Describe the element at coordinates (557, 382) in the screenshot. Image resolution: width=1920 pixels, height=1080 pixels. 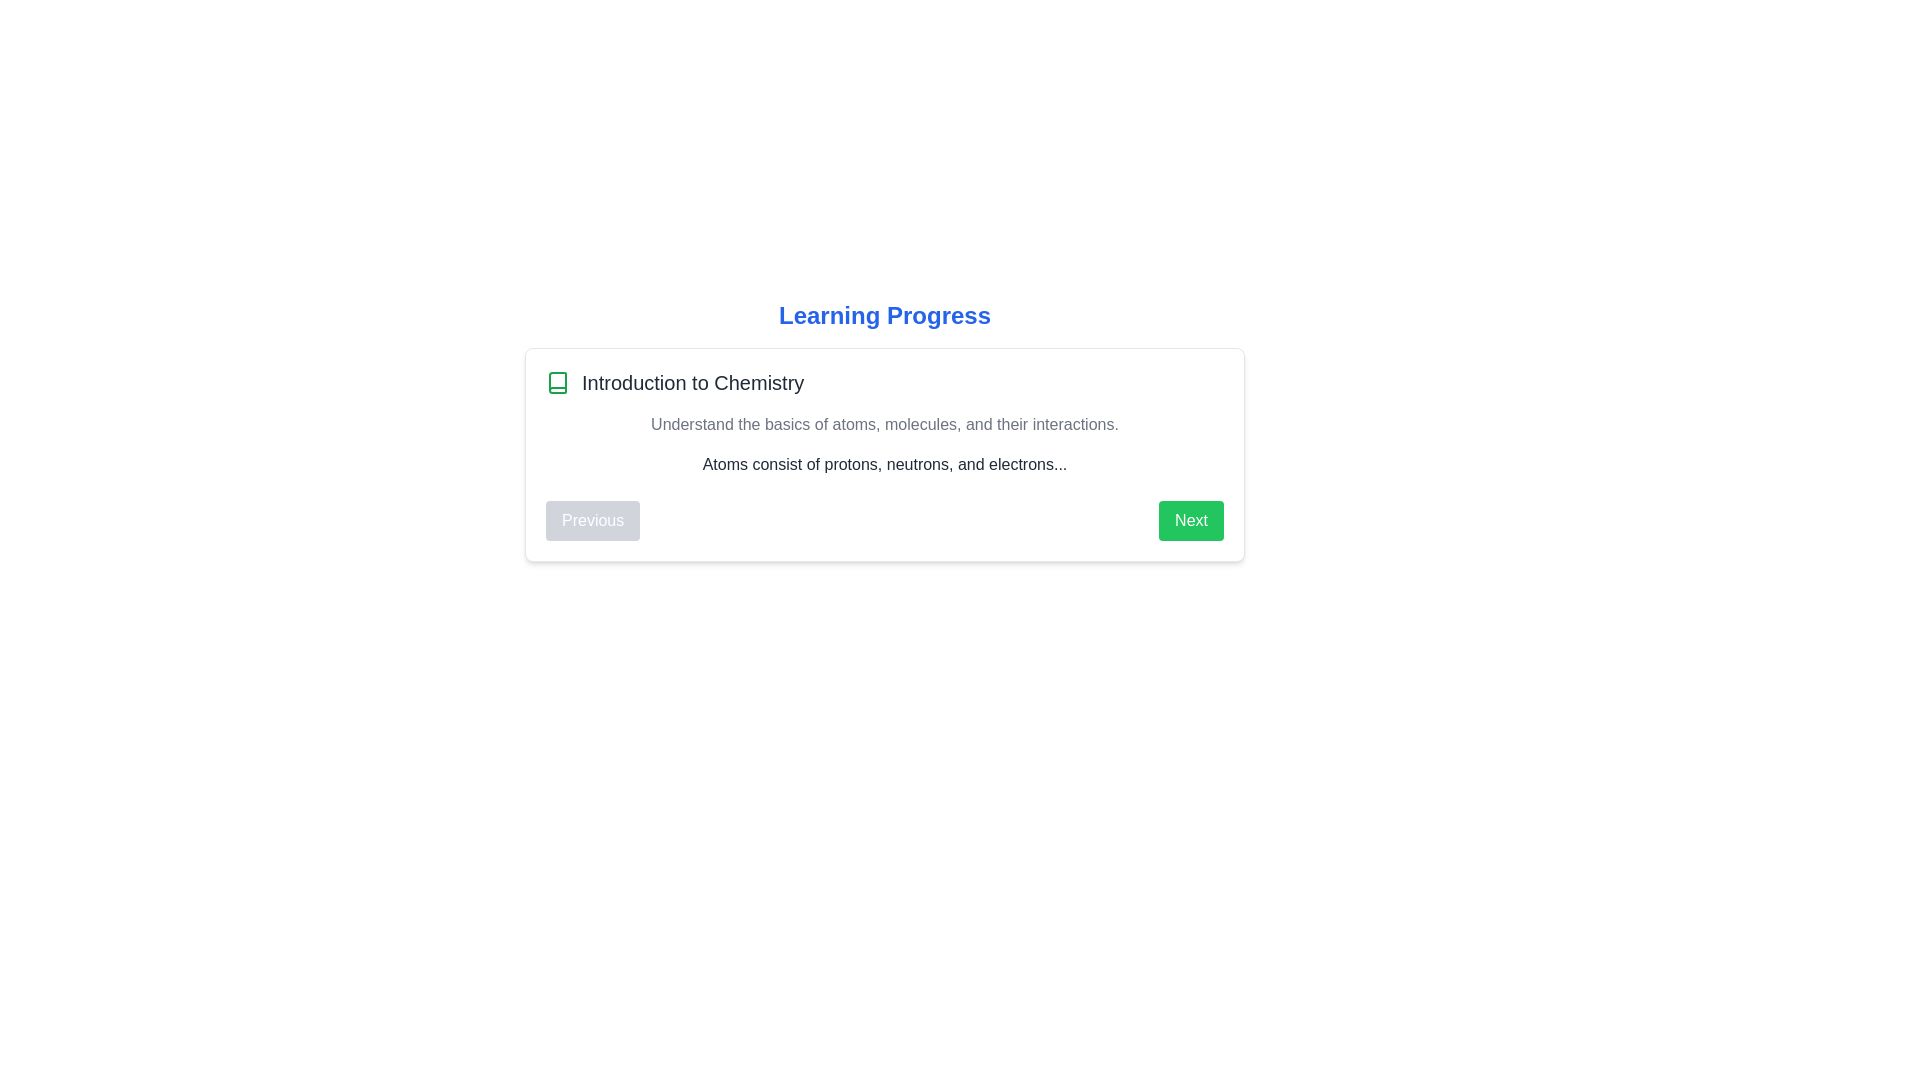
I see `the green book icon, which is a line-drawn SVG illustration located to the left of the title 'Introduction to Chemistry' within the 'Learning Progress' section` at that location.